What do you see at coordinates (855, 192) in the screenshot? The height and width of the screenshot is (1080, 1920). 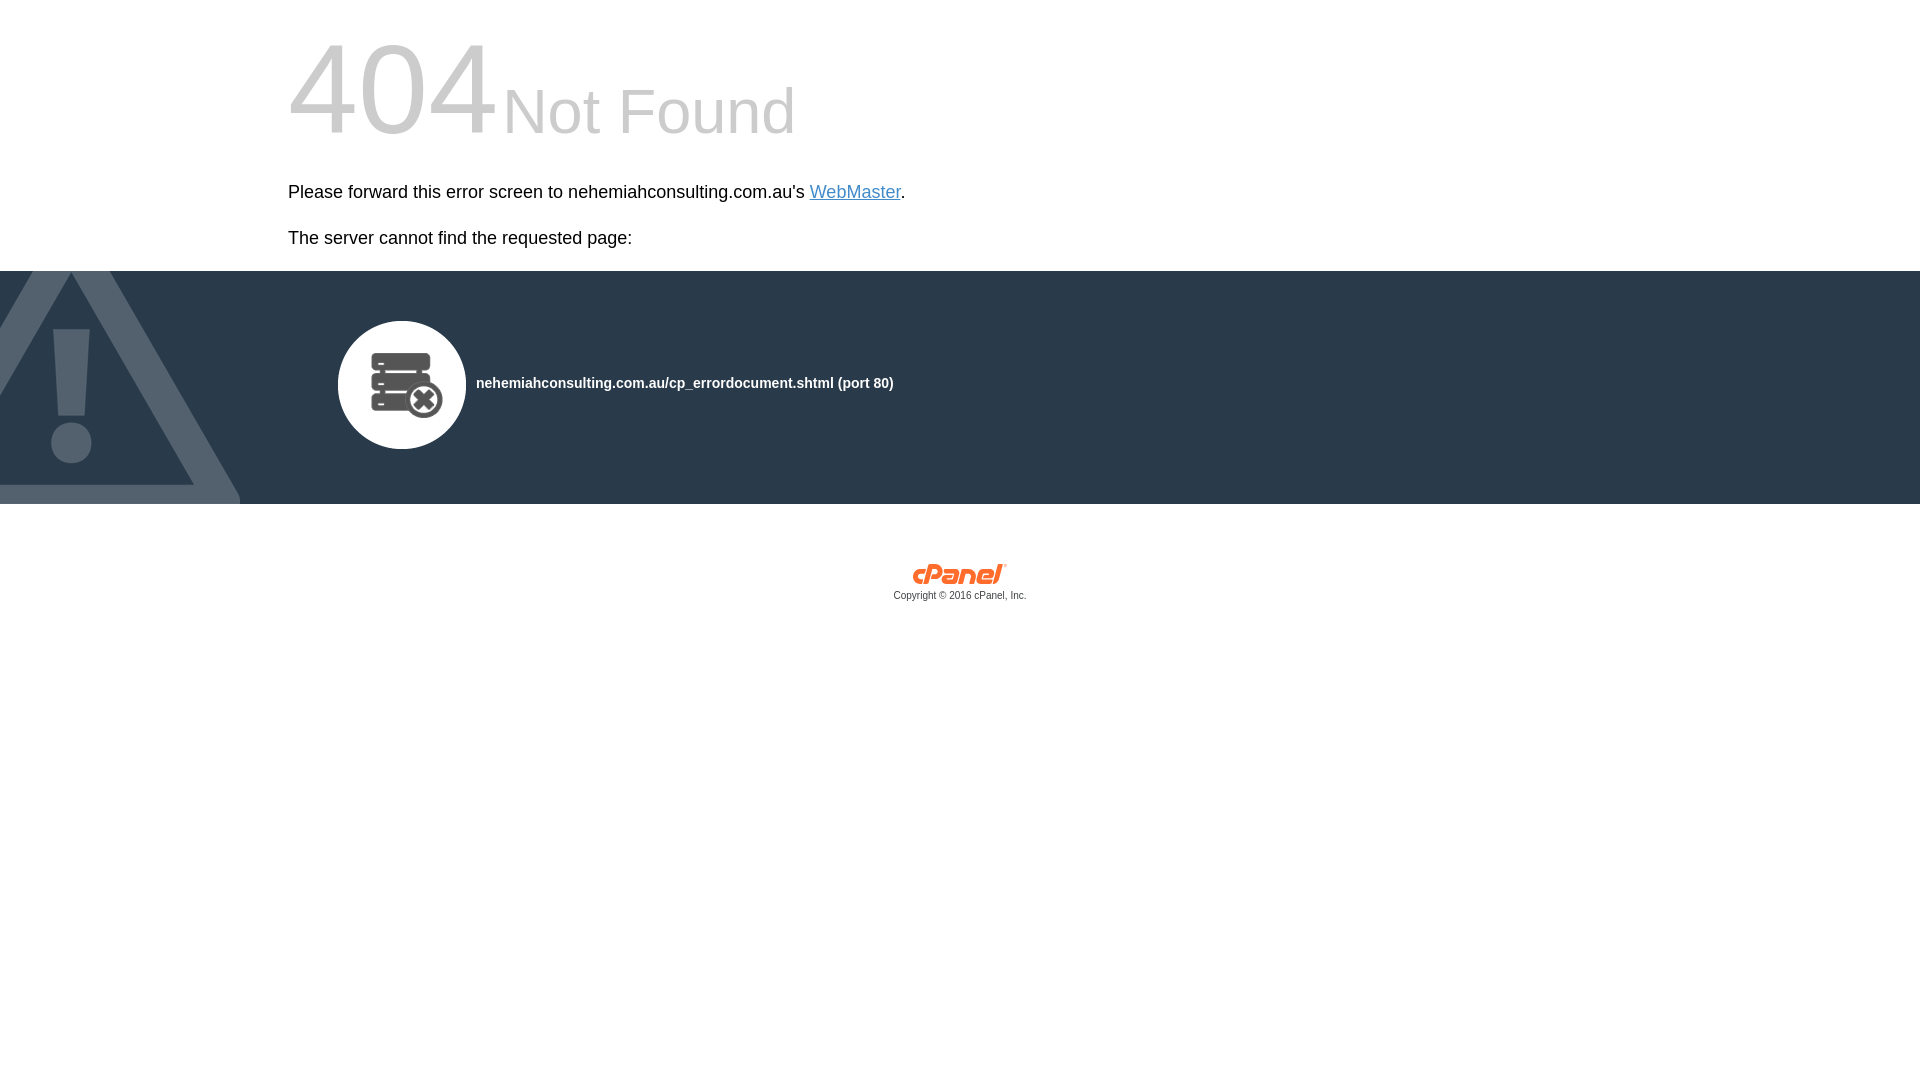 I see `'WebMaster'` at bounding box center [855, 192].